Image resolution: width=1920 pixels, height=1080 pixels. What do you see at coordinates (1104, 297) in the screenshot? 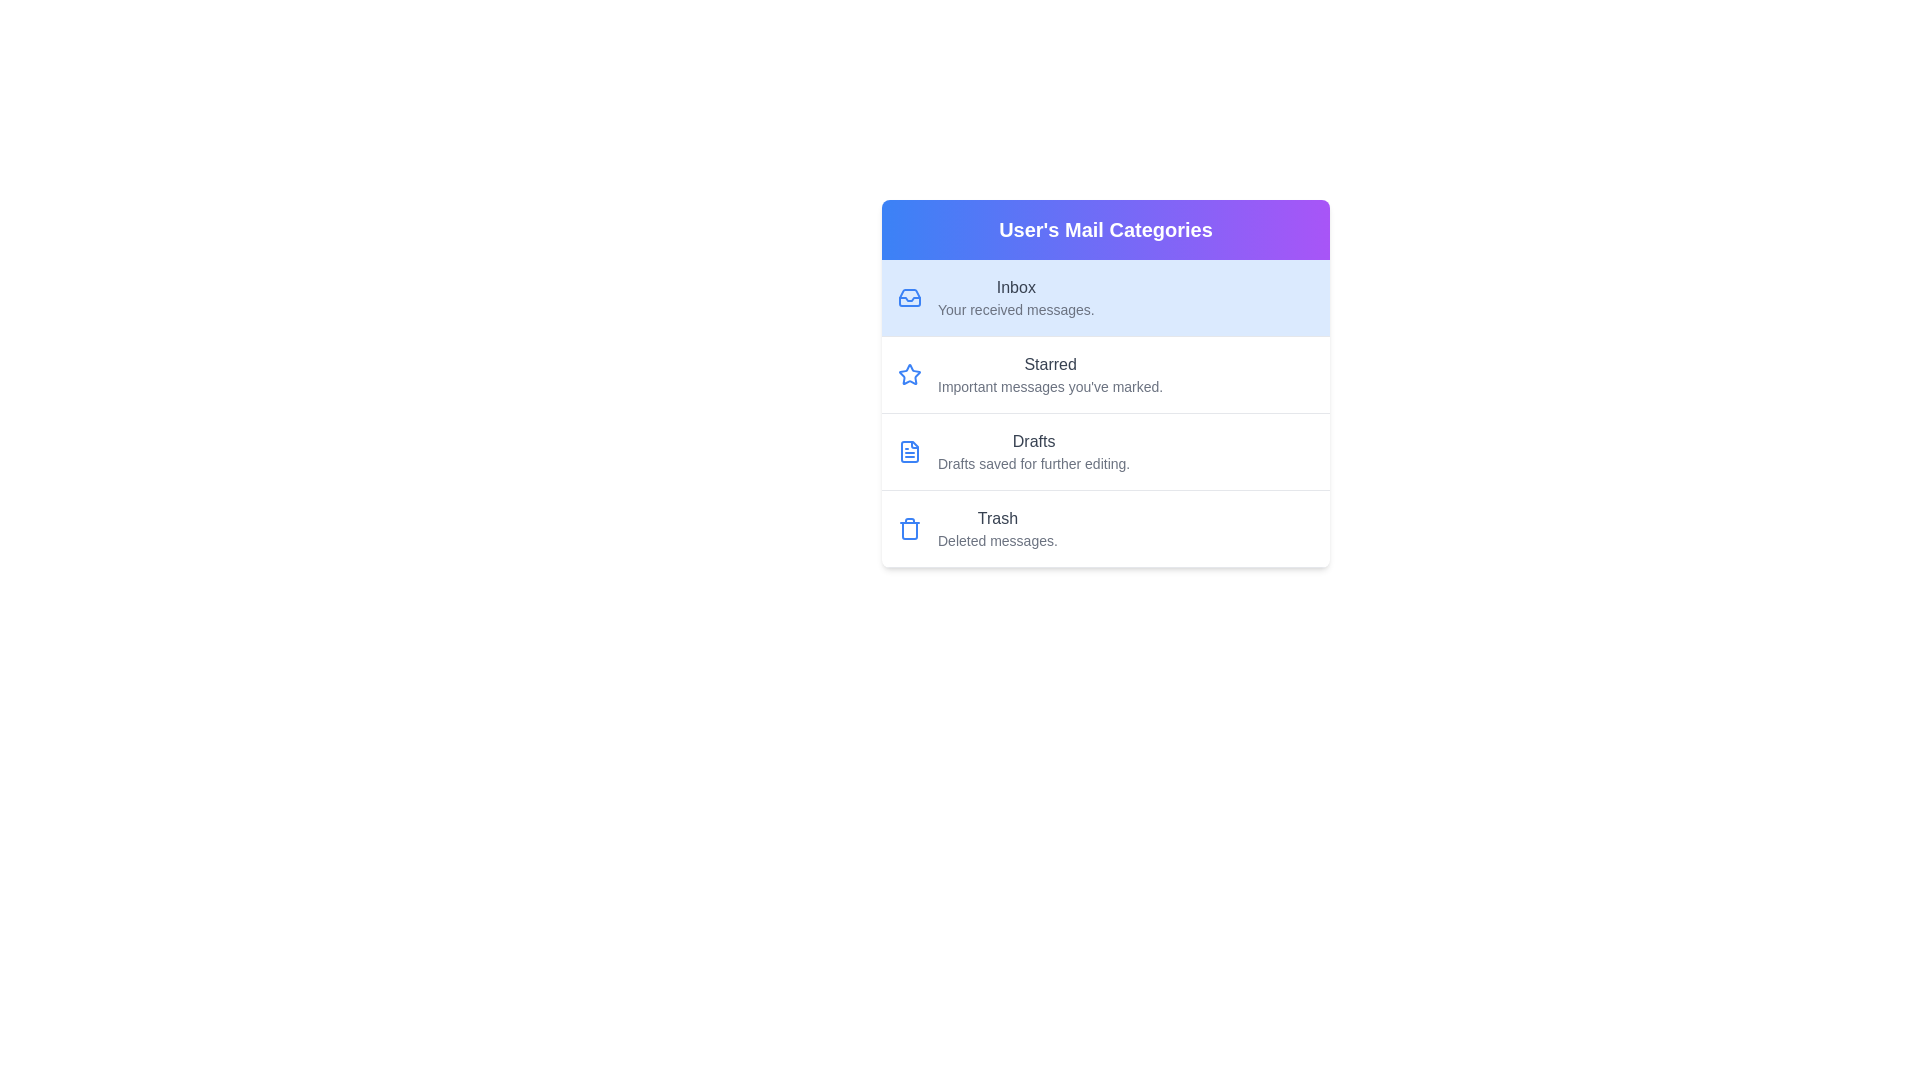
I see `the mail category item corresponding to Inbox` at bounding box center [1104, 297].